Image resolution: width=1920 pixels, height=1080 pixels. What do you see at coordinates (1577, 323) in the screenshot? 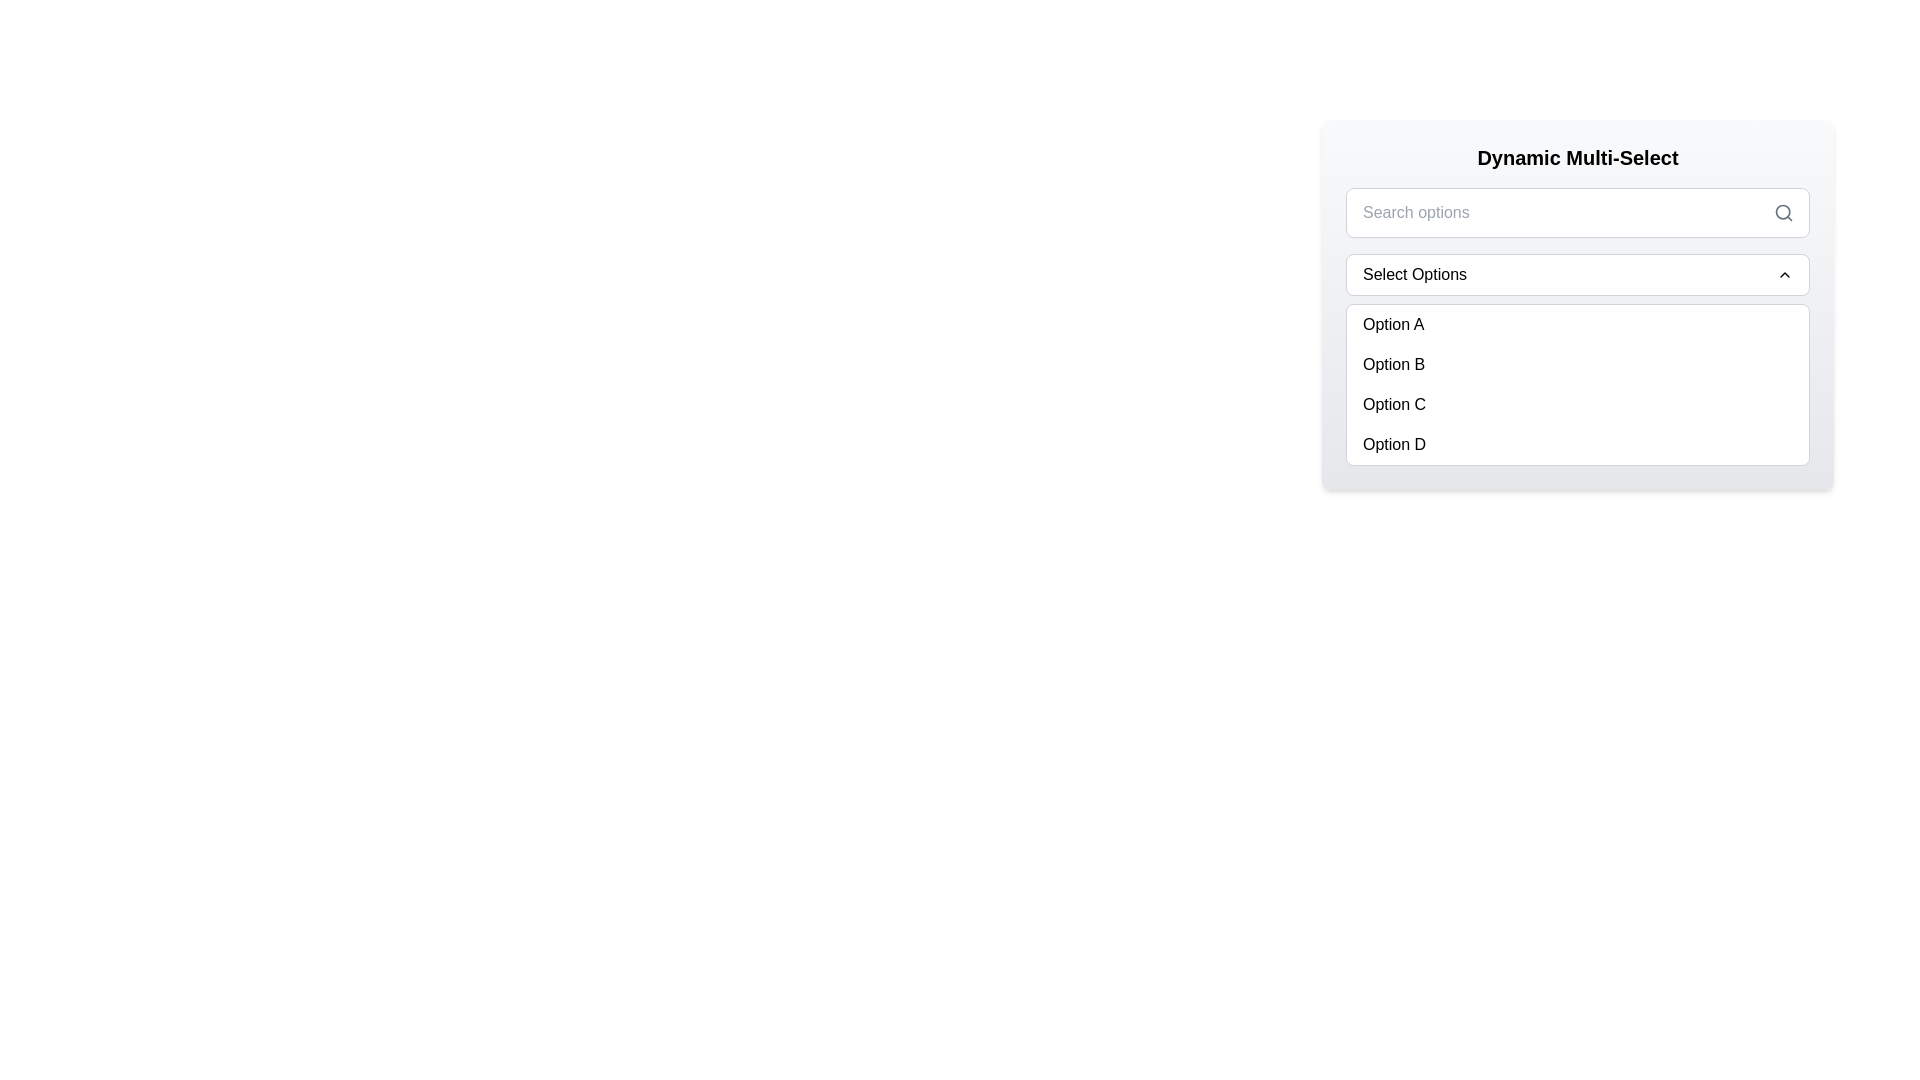
I see `the 'Option A' button located at the top of the dropdown list under 'Dynamic Multi-Select'` at bounding box center [1577, 323].